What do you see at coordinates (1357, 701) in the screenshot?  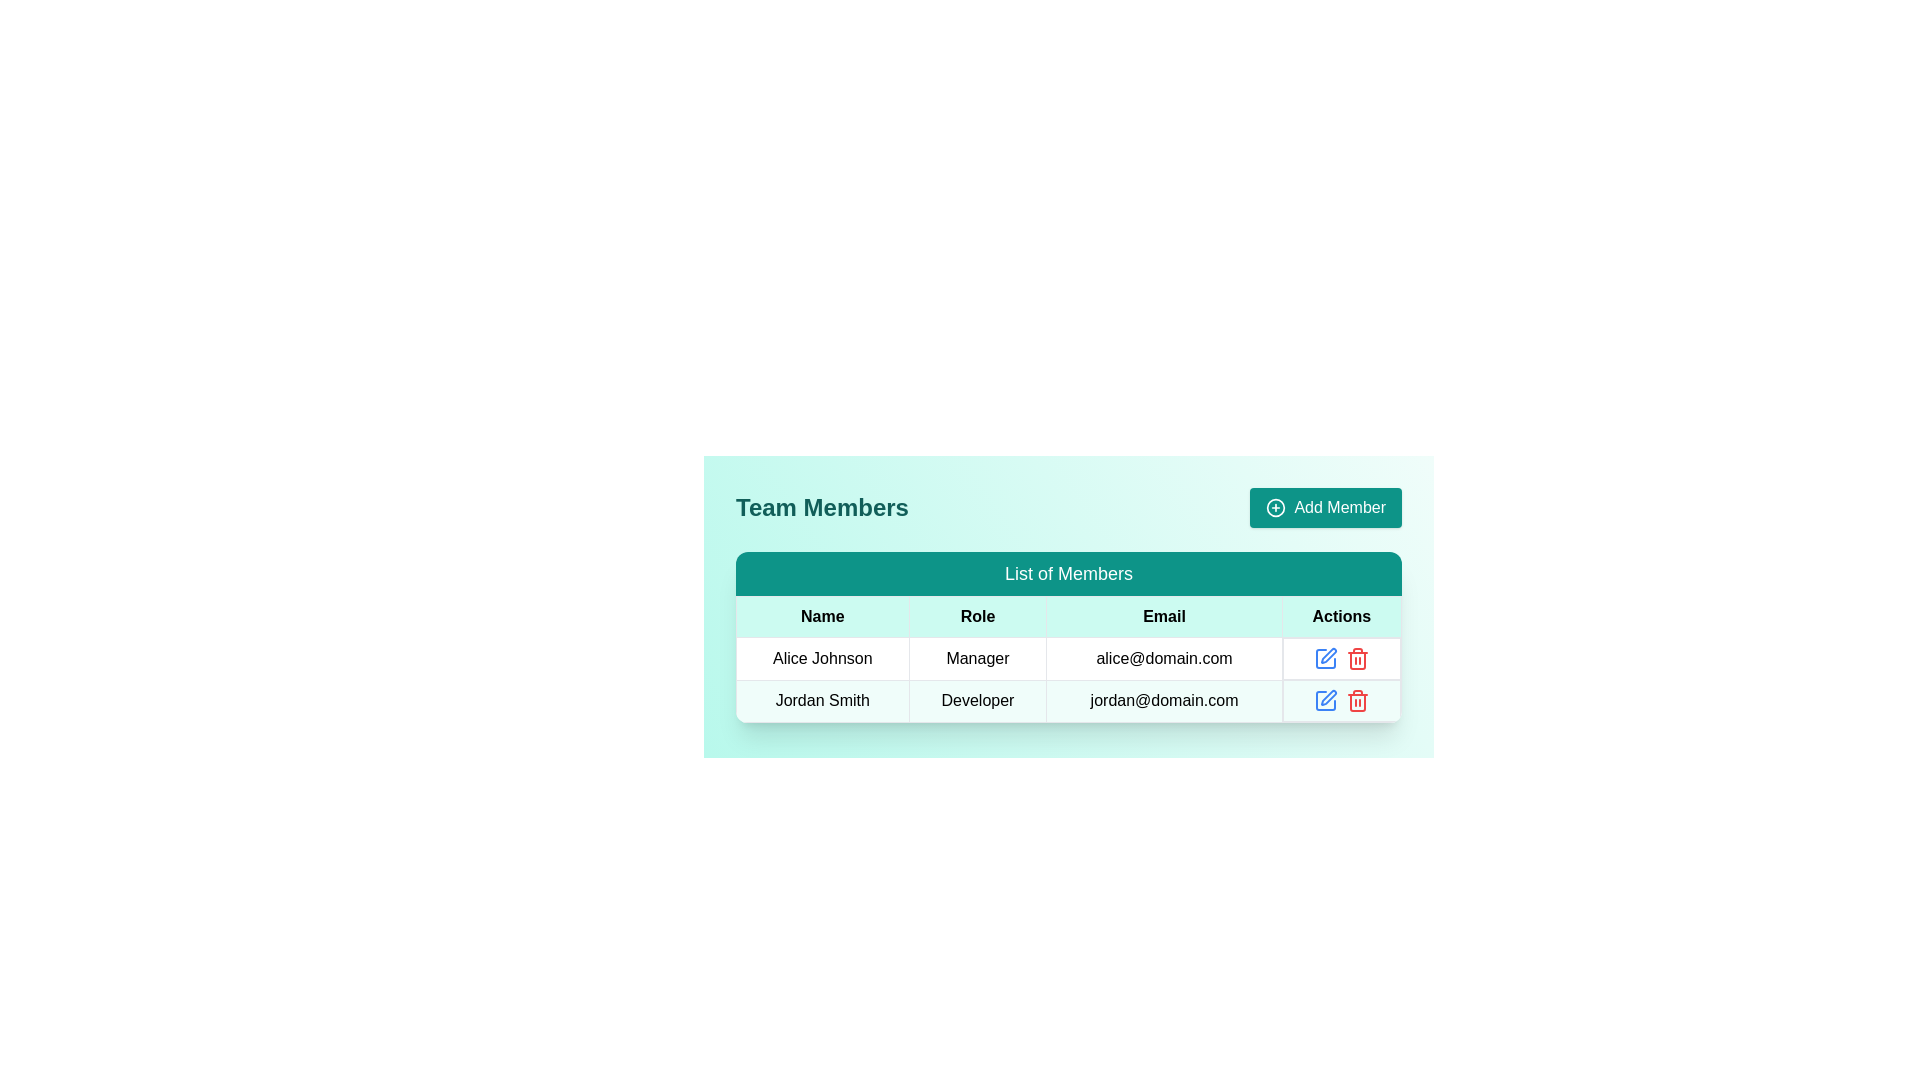 I see `the side walls of the trash can icon in the 'Actions' column of the second row in the 'List of Members' table to indicate the 'Delete' action` at bounding box center [1357, 701].